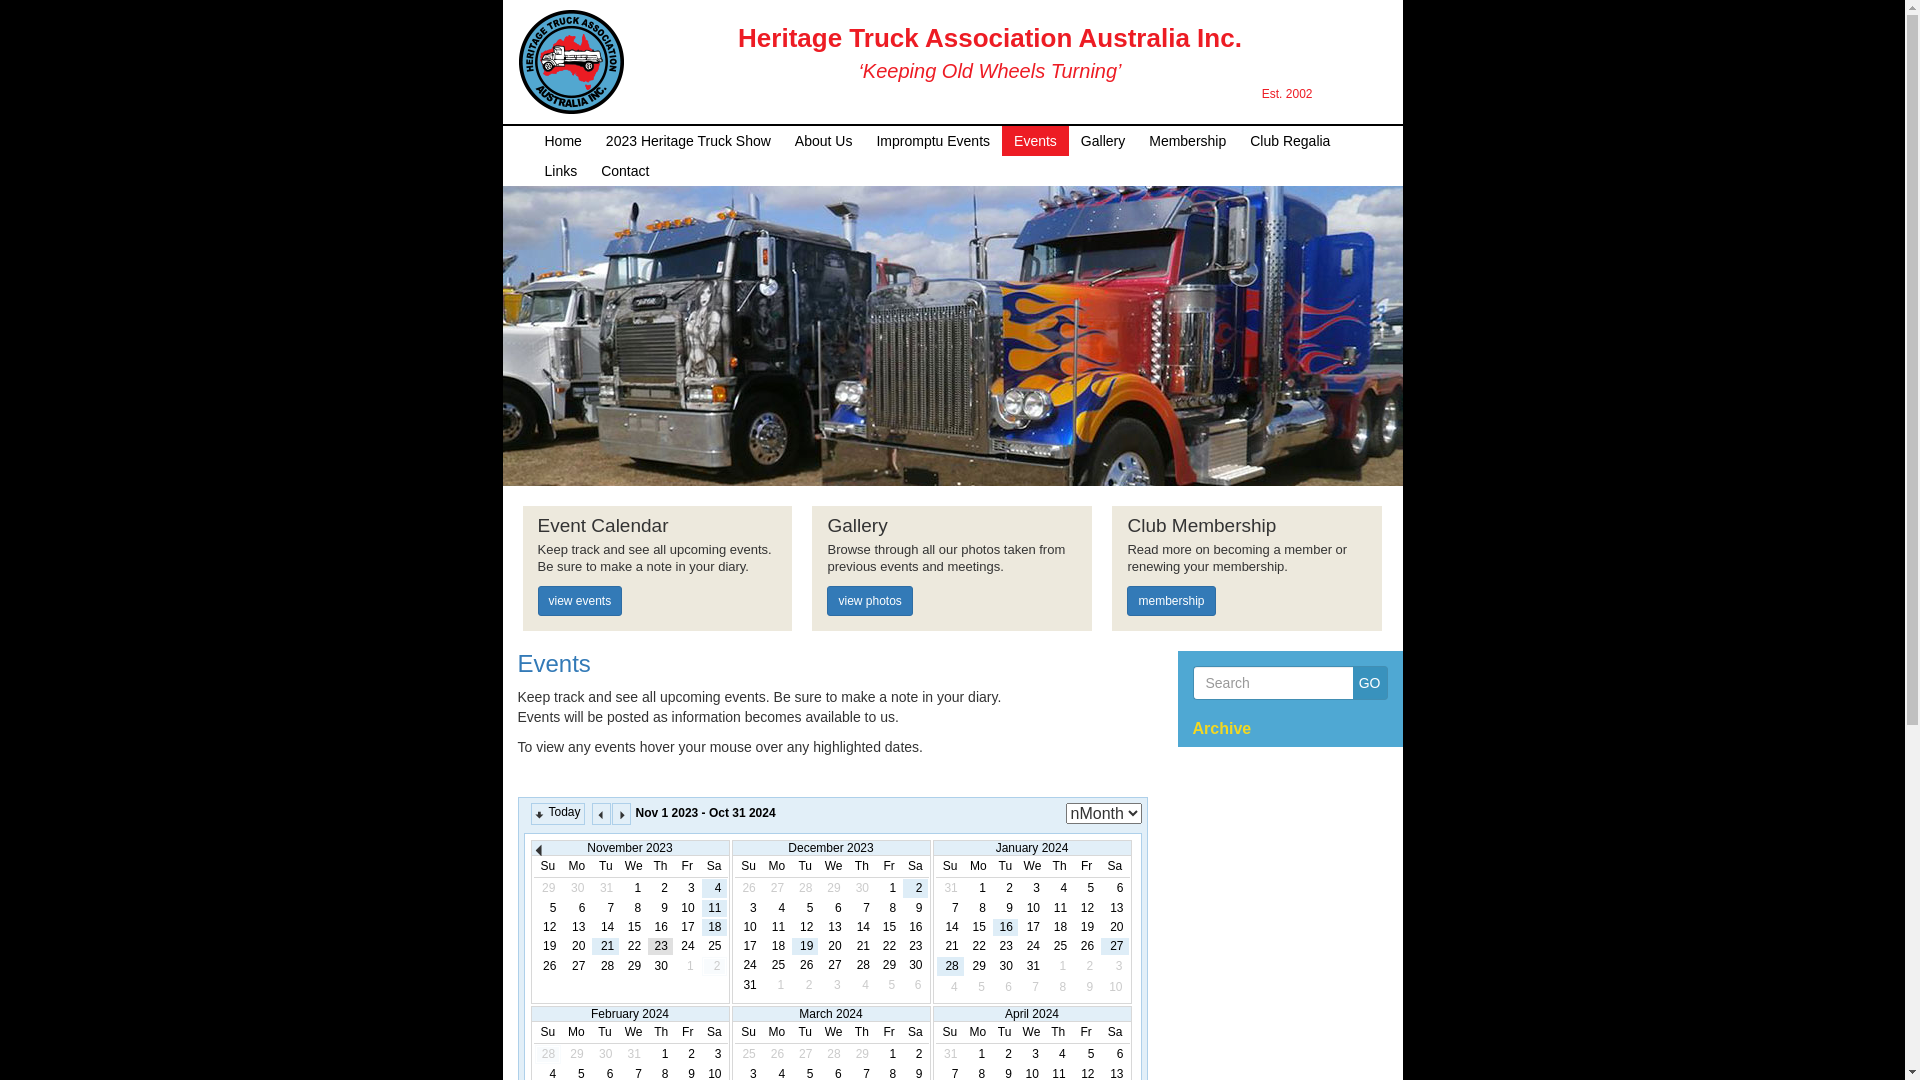  Describe the element at coordinates (542, 852) in the screenshot. I see `'Prev'` at that location.